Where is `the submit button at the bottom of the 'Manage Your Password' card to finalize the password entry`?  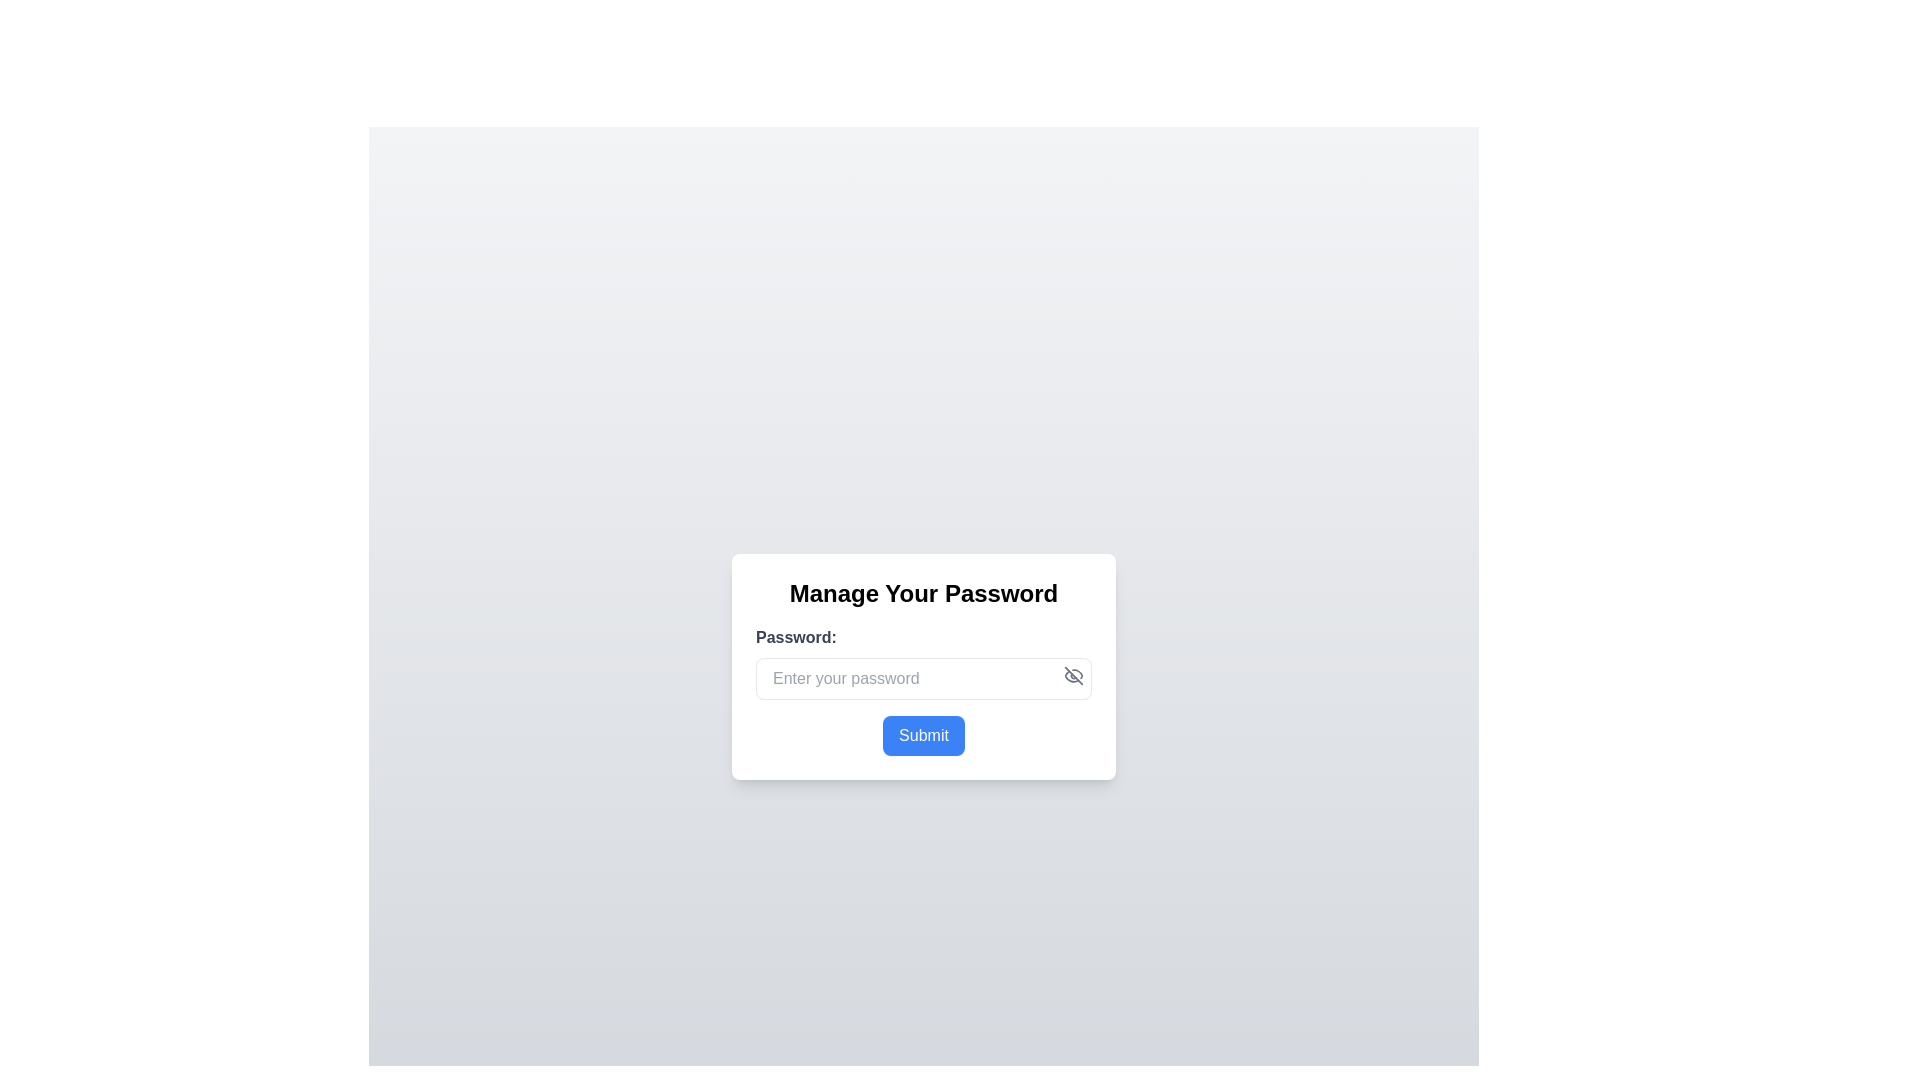
the submit button at the bottom of the 'Manage Your Password' card to finalize the password entry is located at coordinates (923, 736).